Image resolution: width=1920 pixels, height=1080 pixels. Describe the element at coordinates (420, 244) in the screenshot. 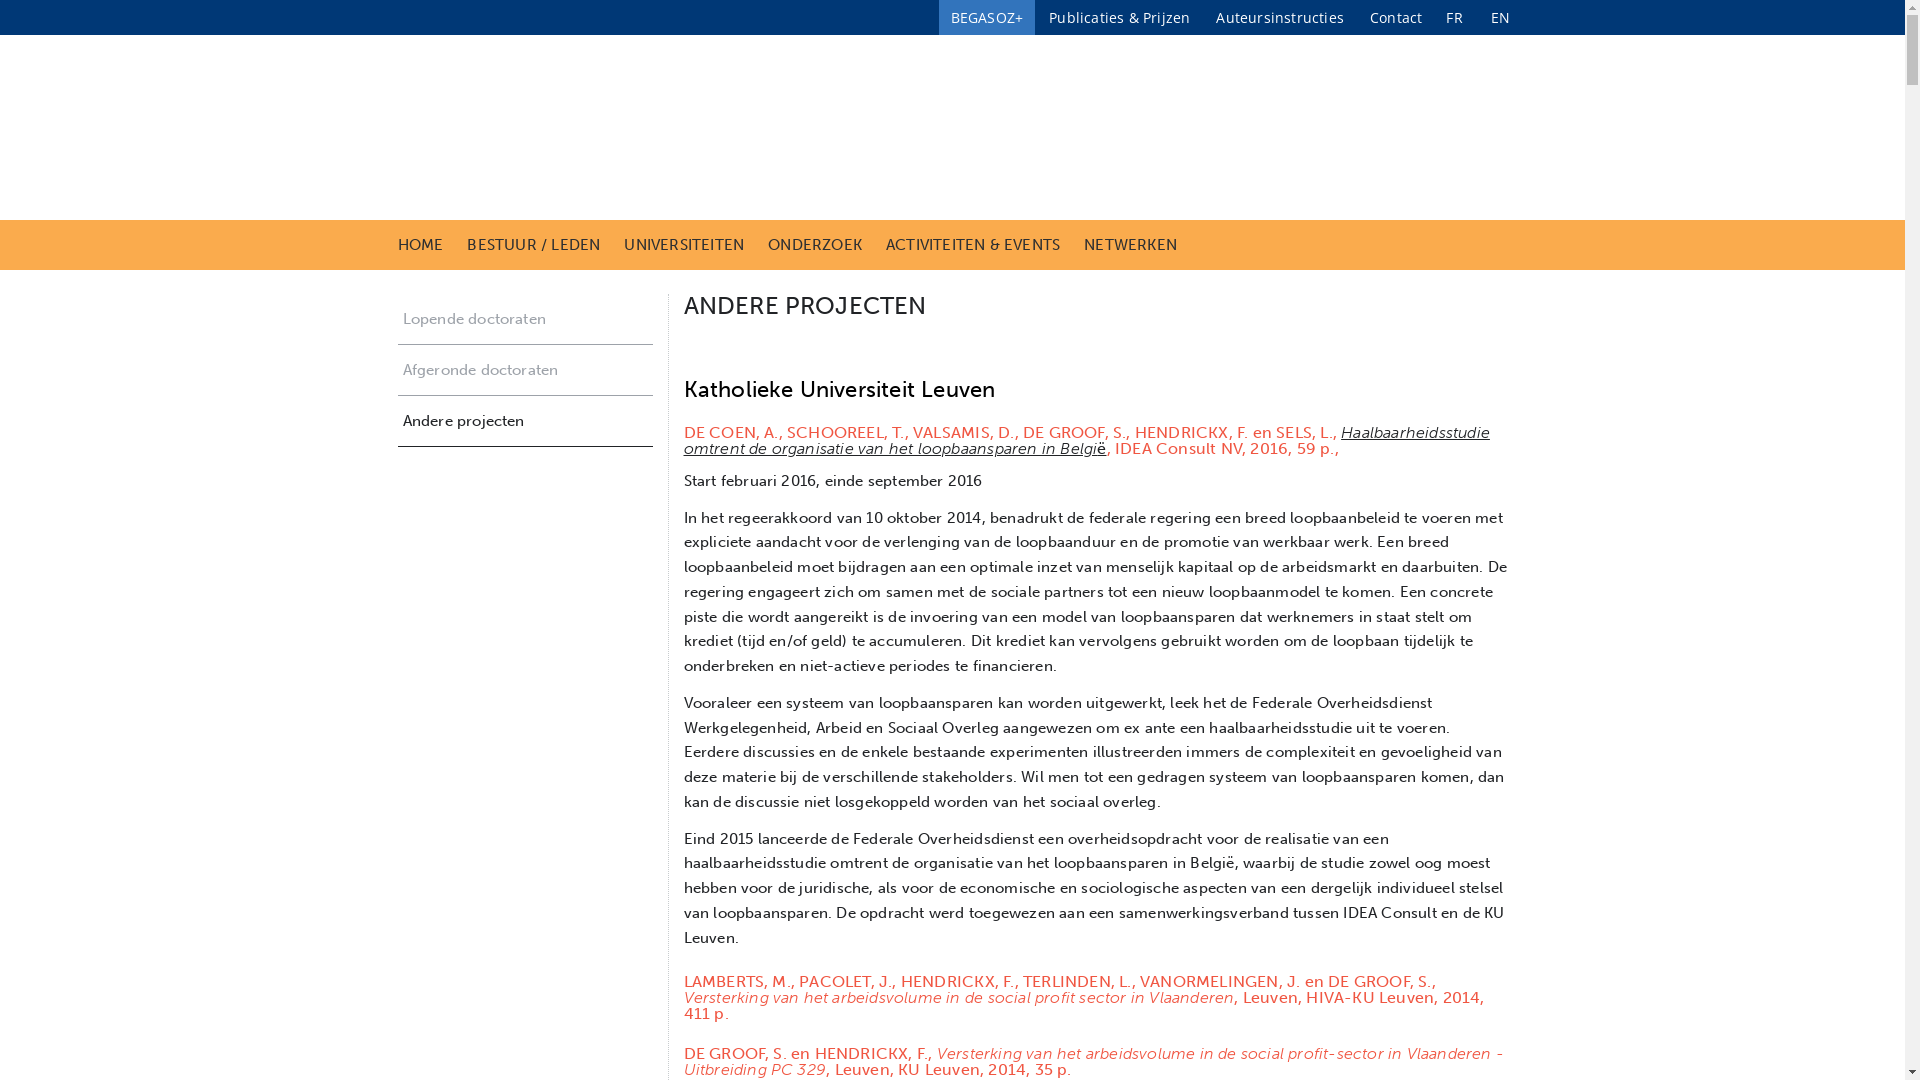

I see `'HOME'` at that location.